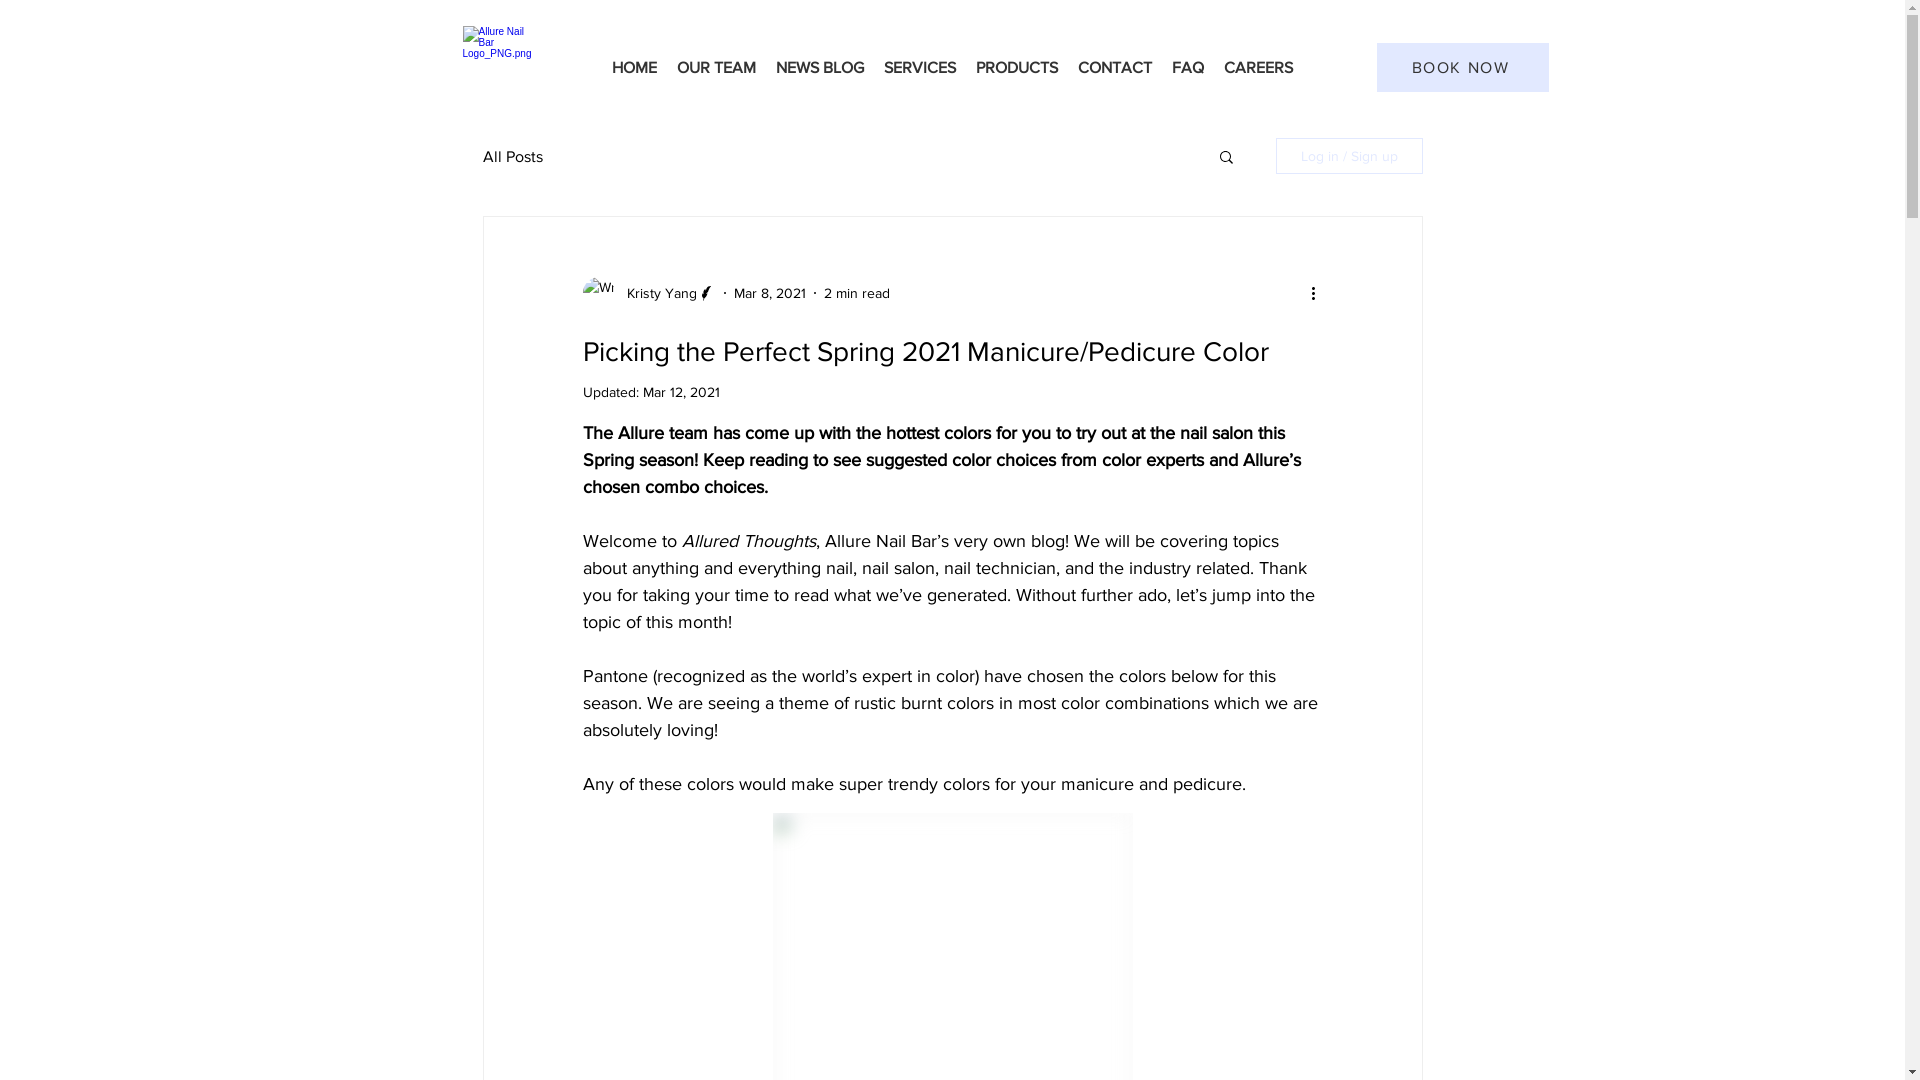  I want to click on 'NEWS BLOG', so click(820, 66).